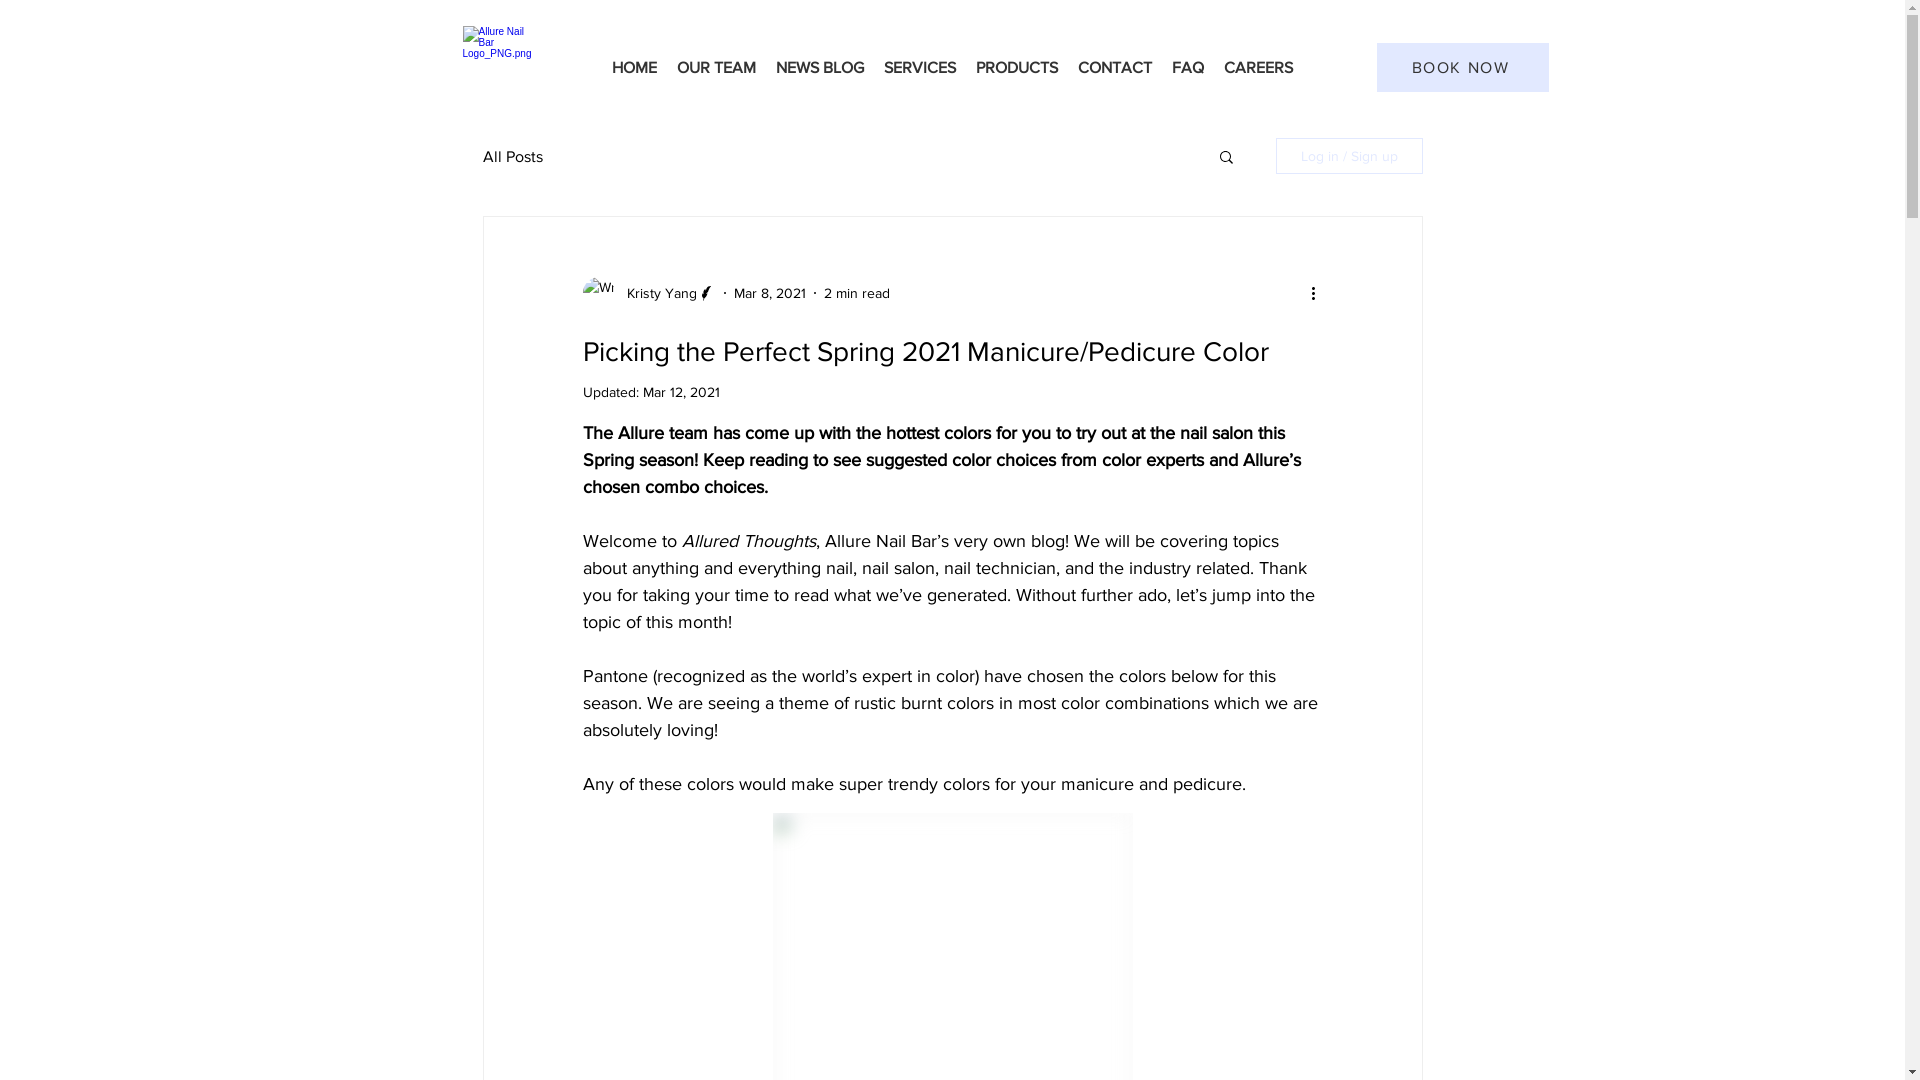  I want to click on 'NEWS BLOG', so click(820, 66).